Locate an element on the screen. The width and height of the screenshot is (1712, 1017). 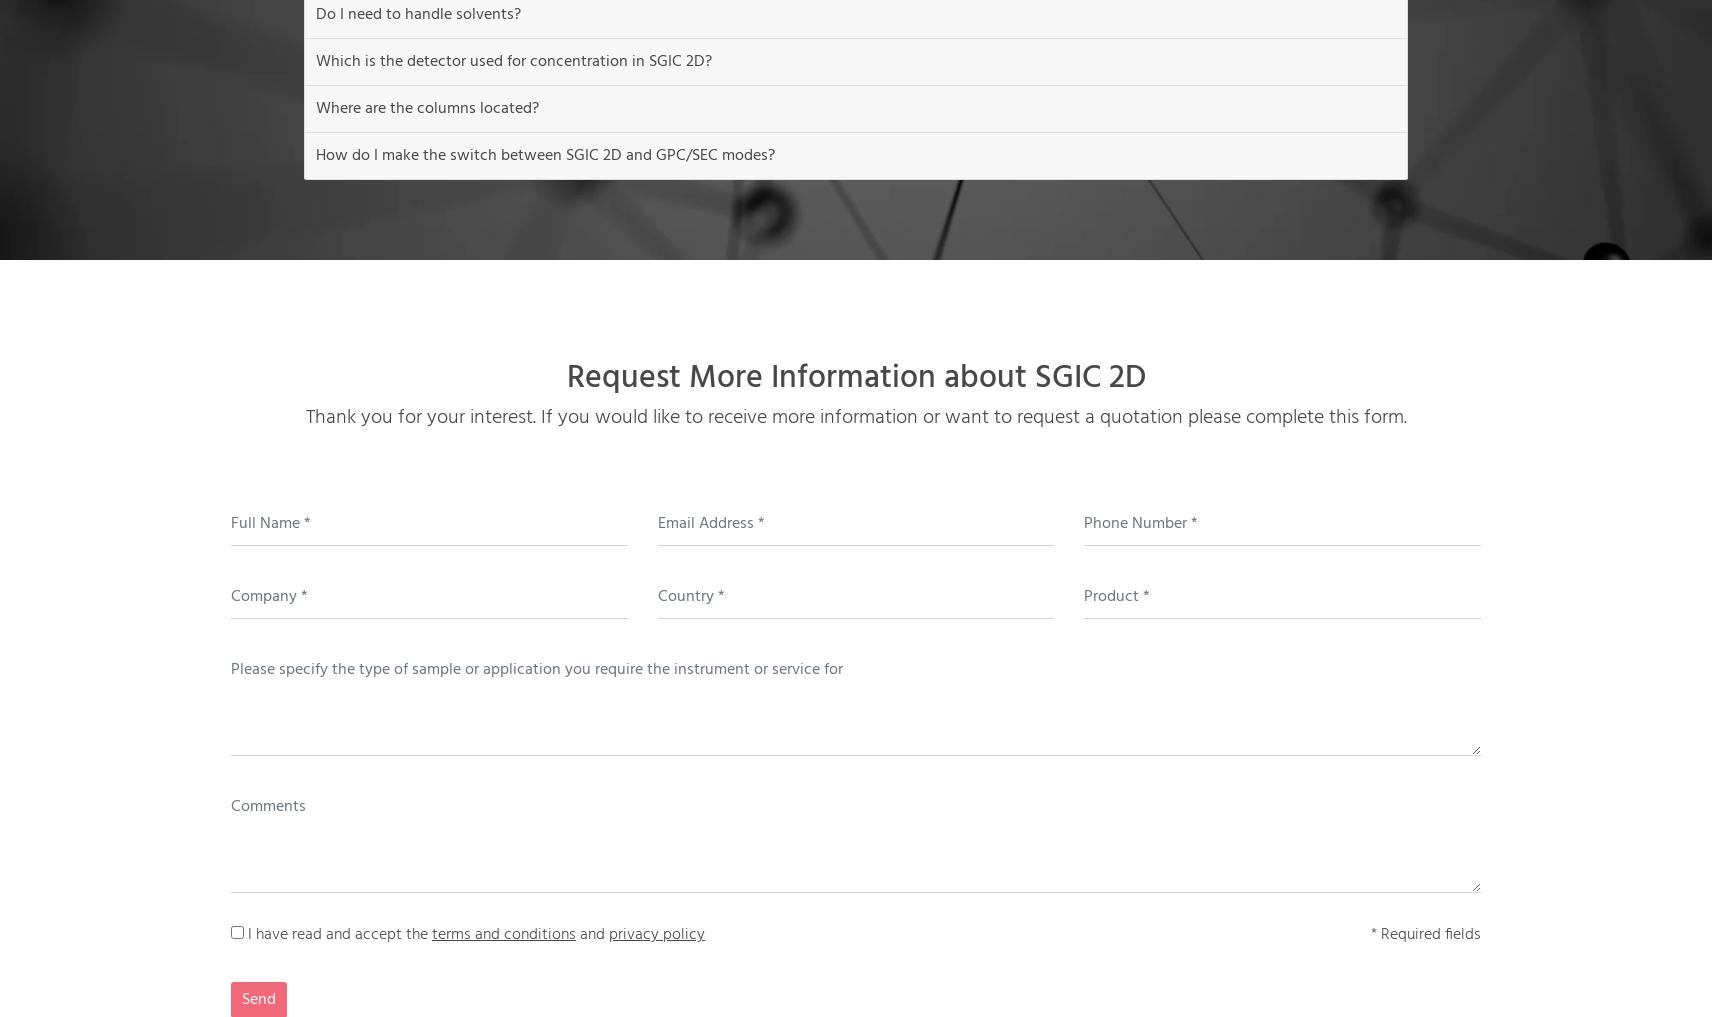
'I have read and accept the' is located at coordinates (340, 934).